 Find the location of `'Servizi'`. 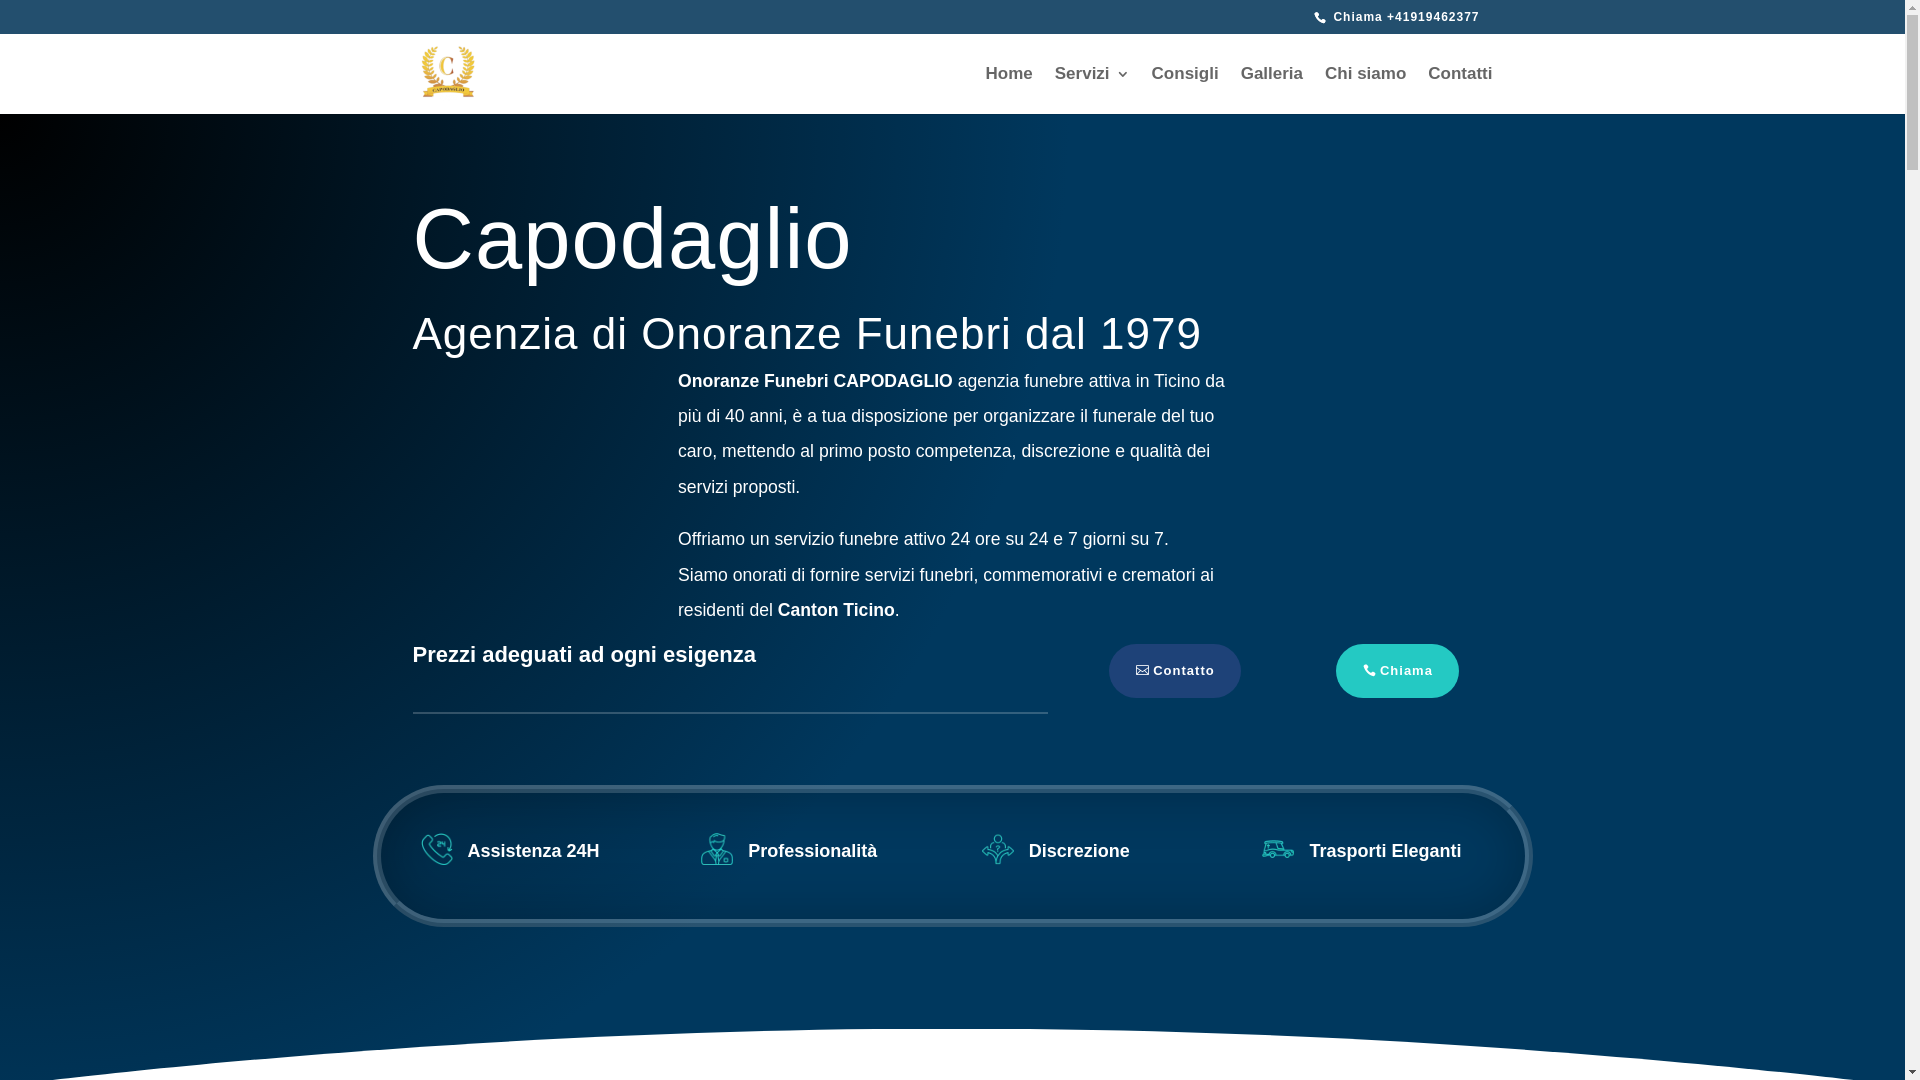

'Servizi' is located at coordinates (1091, 90).